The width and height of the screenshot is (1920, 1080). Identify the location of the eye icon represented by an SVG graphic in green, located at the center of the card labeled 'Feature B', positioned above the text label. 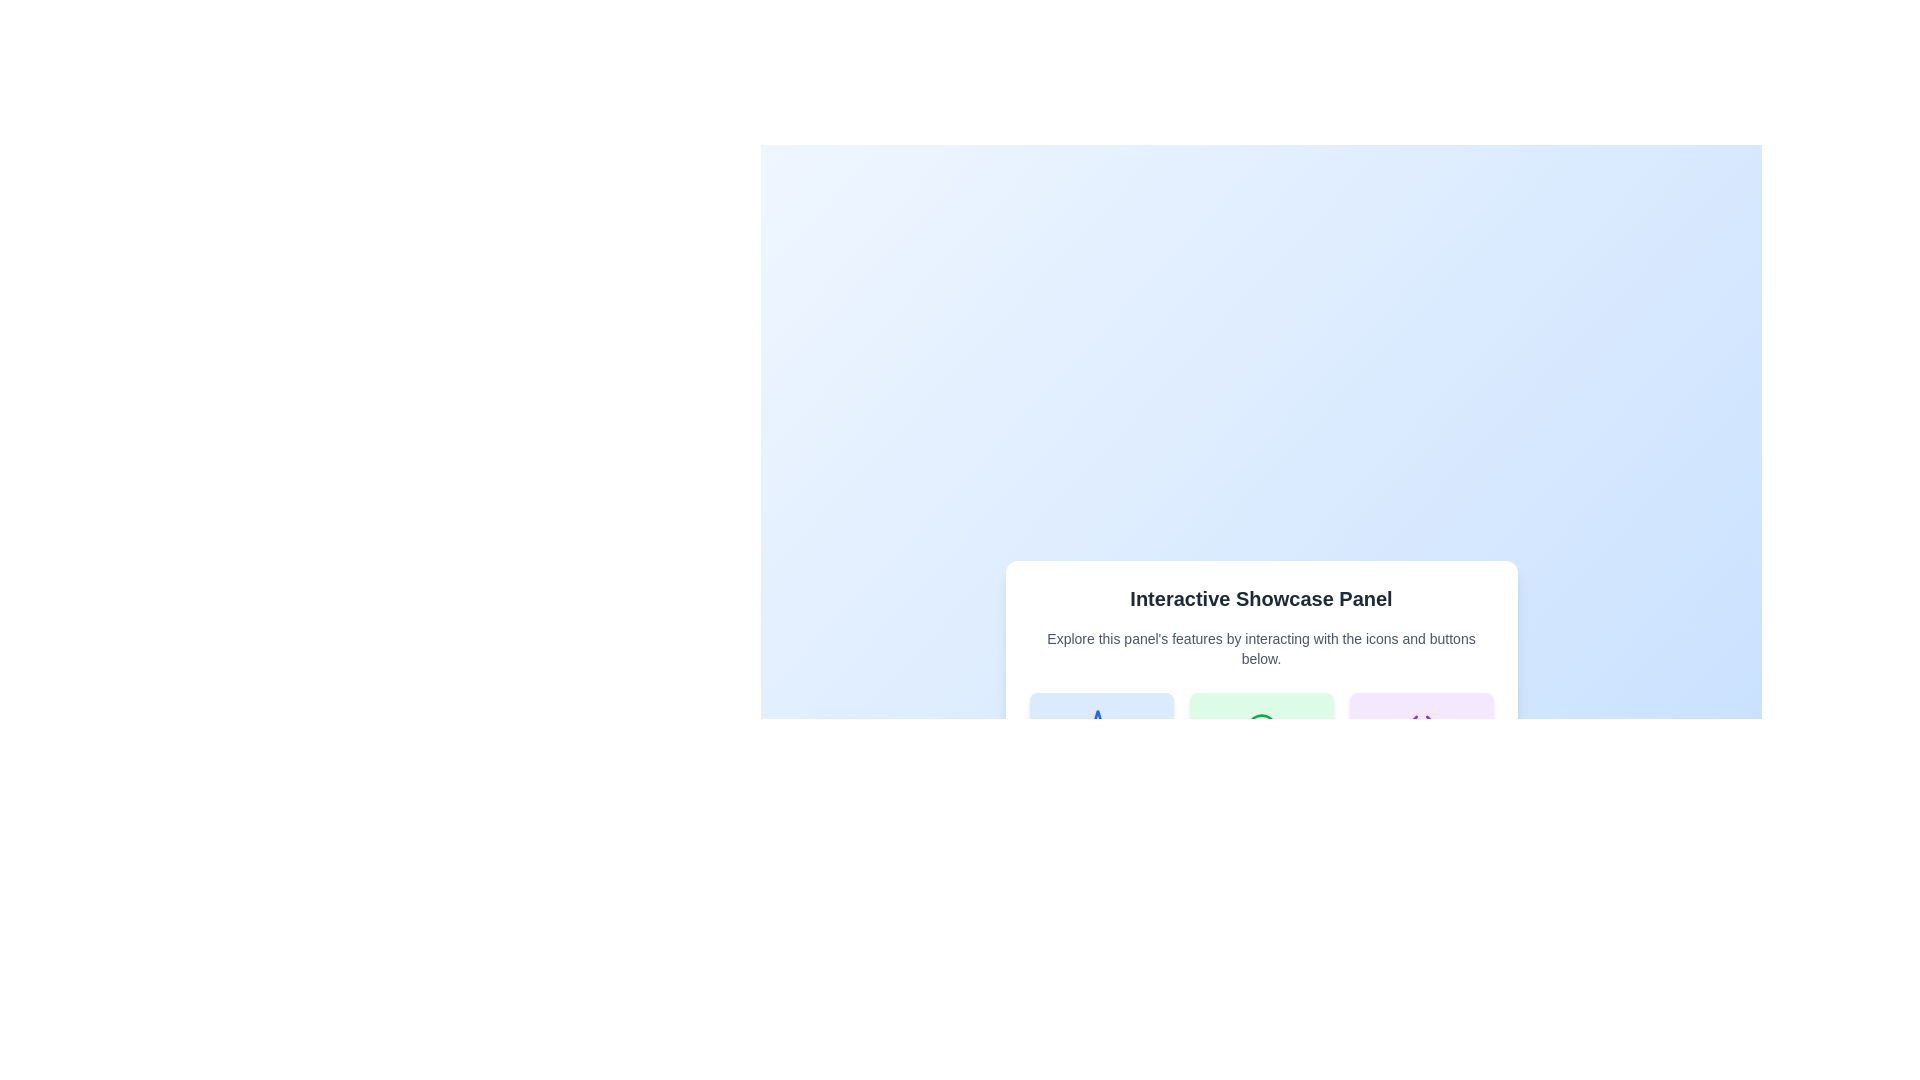
(1260, 725).